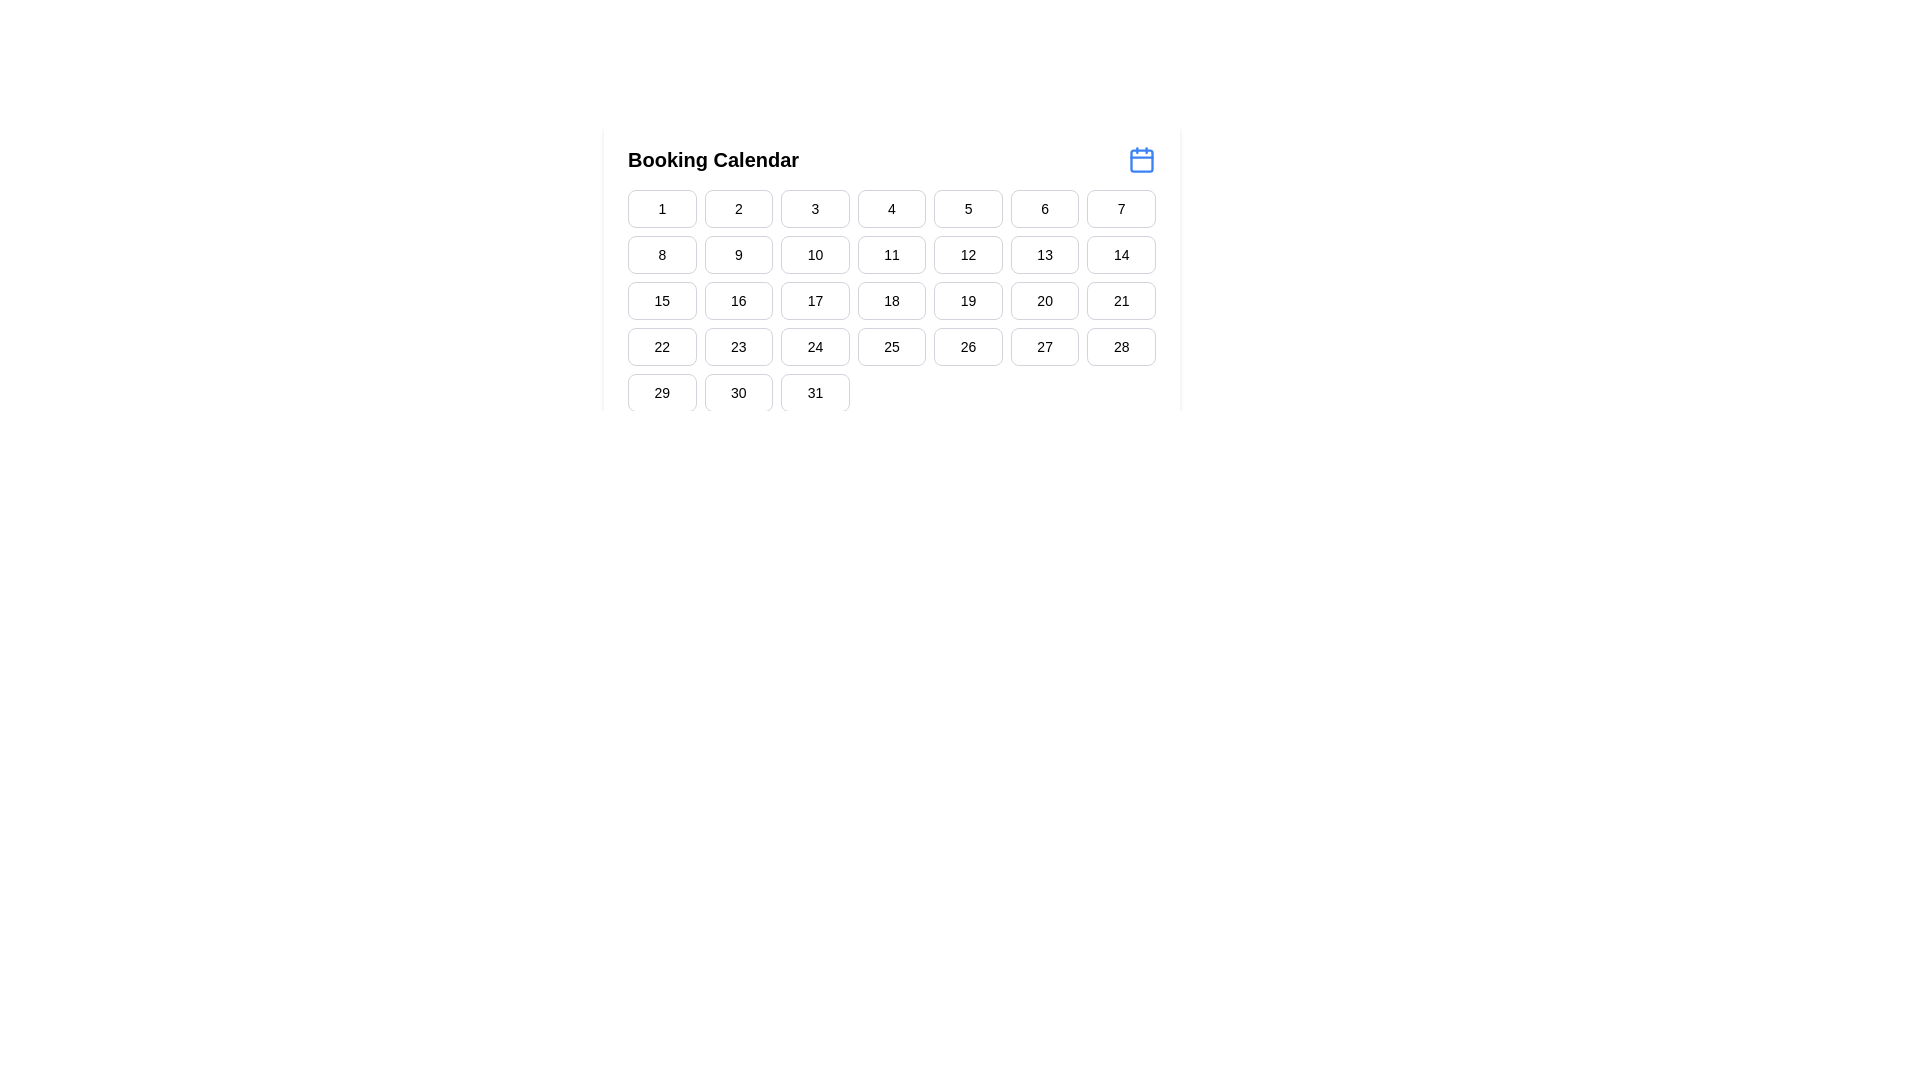  I want to click on the button, so click(891, 208).